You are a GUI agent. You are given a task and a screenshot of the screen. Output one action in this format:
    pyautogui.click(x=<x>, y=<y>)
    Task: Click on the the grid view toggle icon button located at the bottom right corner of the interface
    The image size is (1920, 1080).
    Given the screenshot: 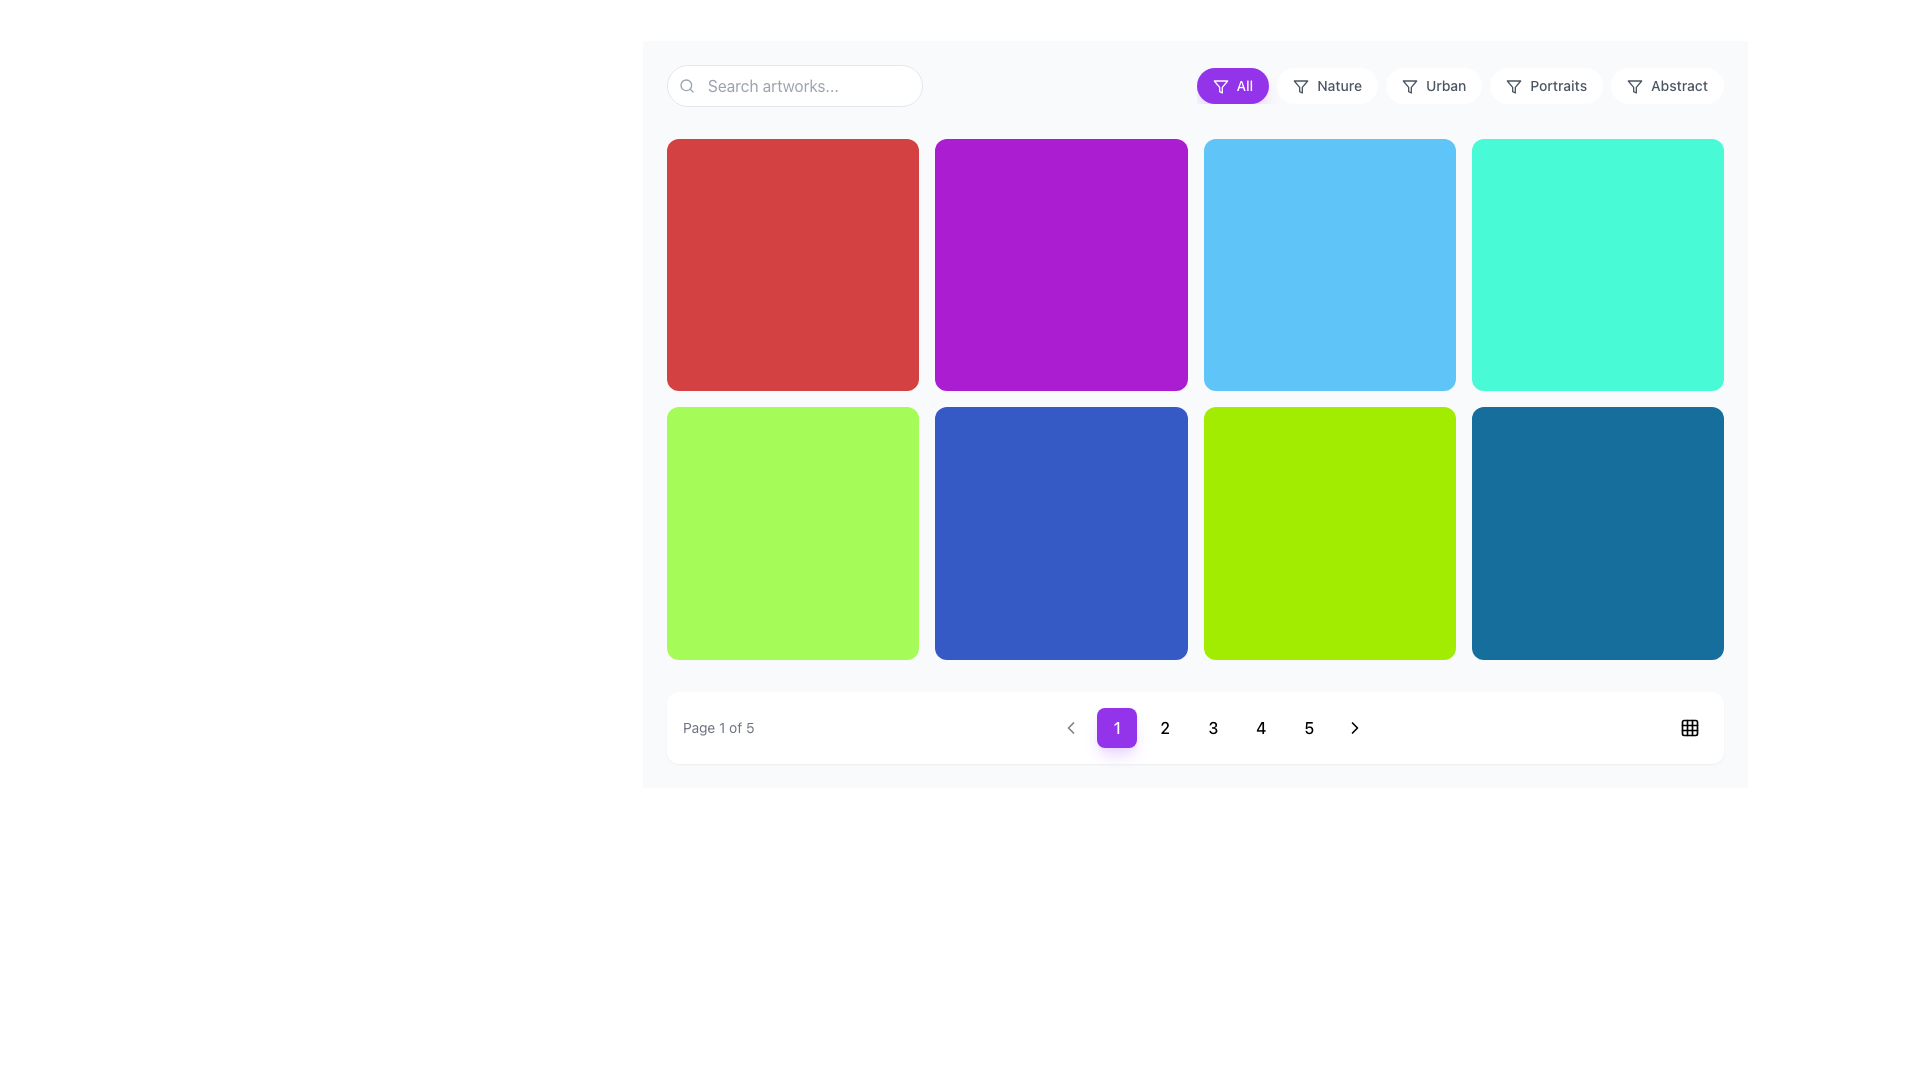 What is the action you would take?
    pyautogui.click(x=1688, y=727)
    